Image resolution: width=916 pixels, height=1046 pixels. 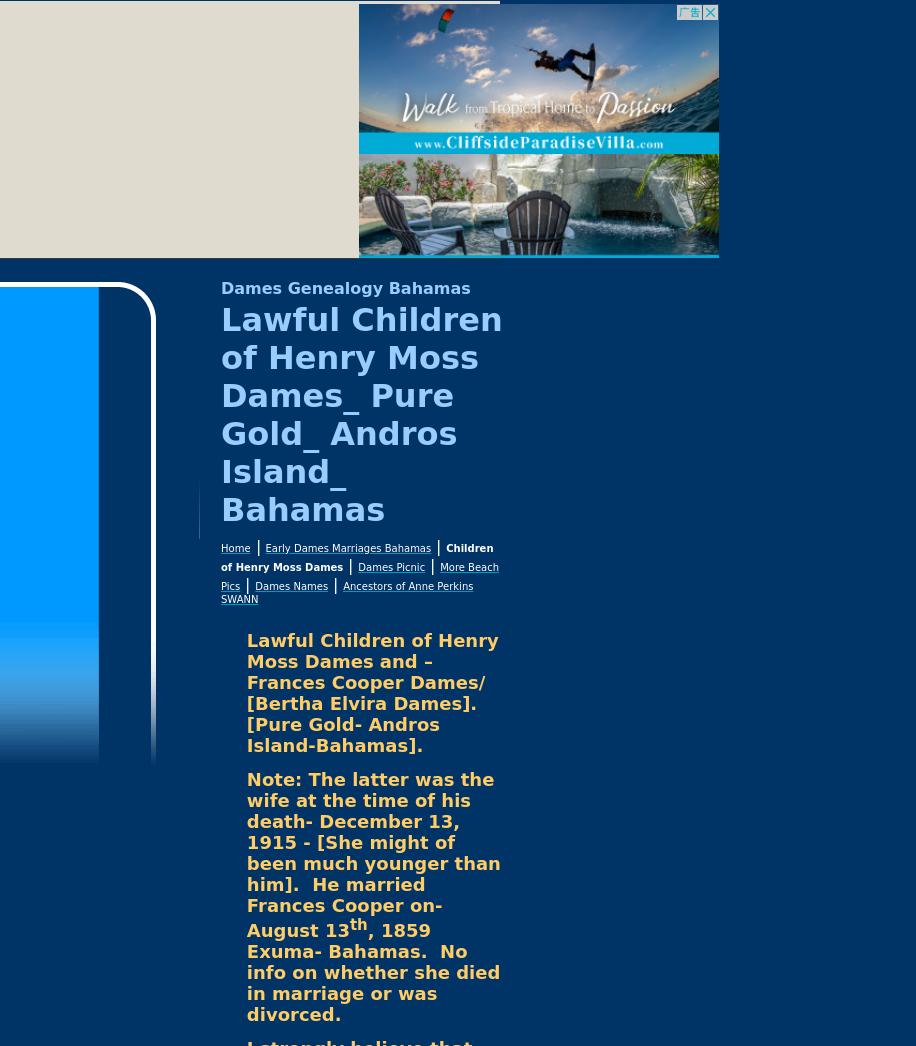 What do you see at coordinates (341, 734) in the screenshot?
I see `'[Pure Gold- Andros Island-Bahamas].'` at bounding box center [341, 734].